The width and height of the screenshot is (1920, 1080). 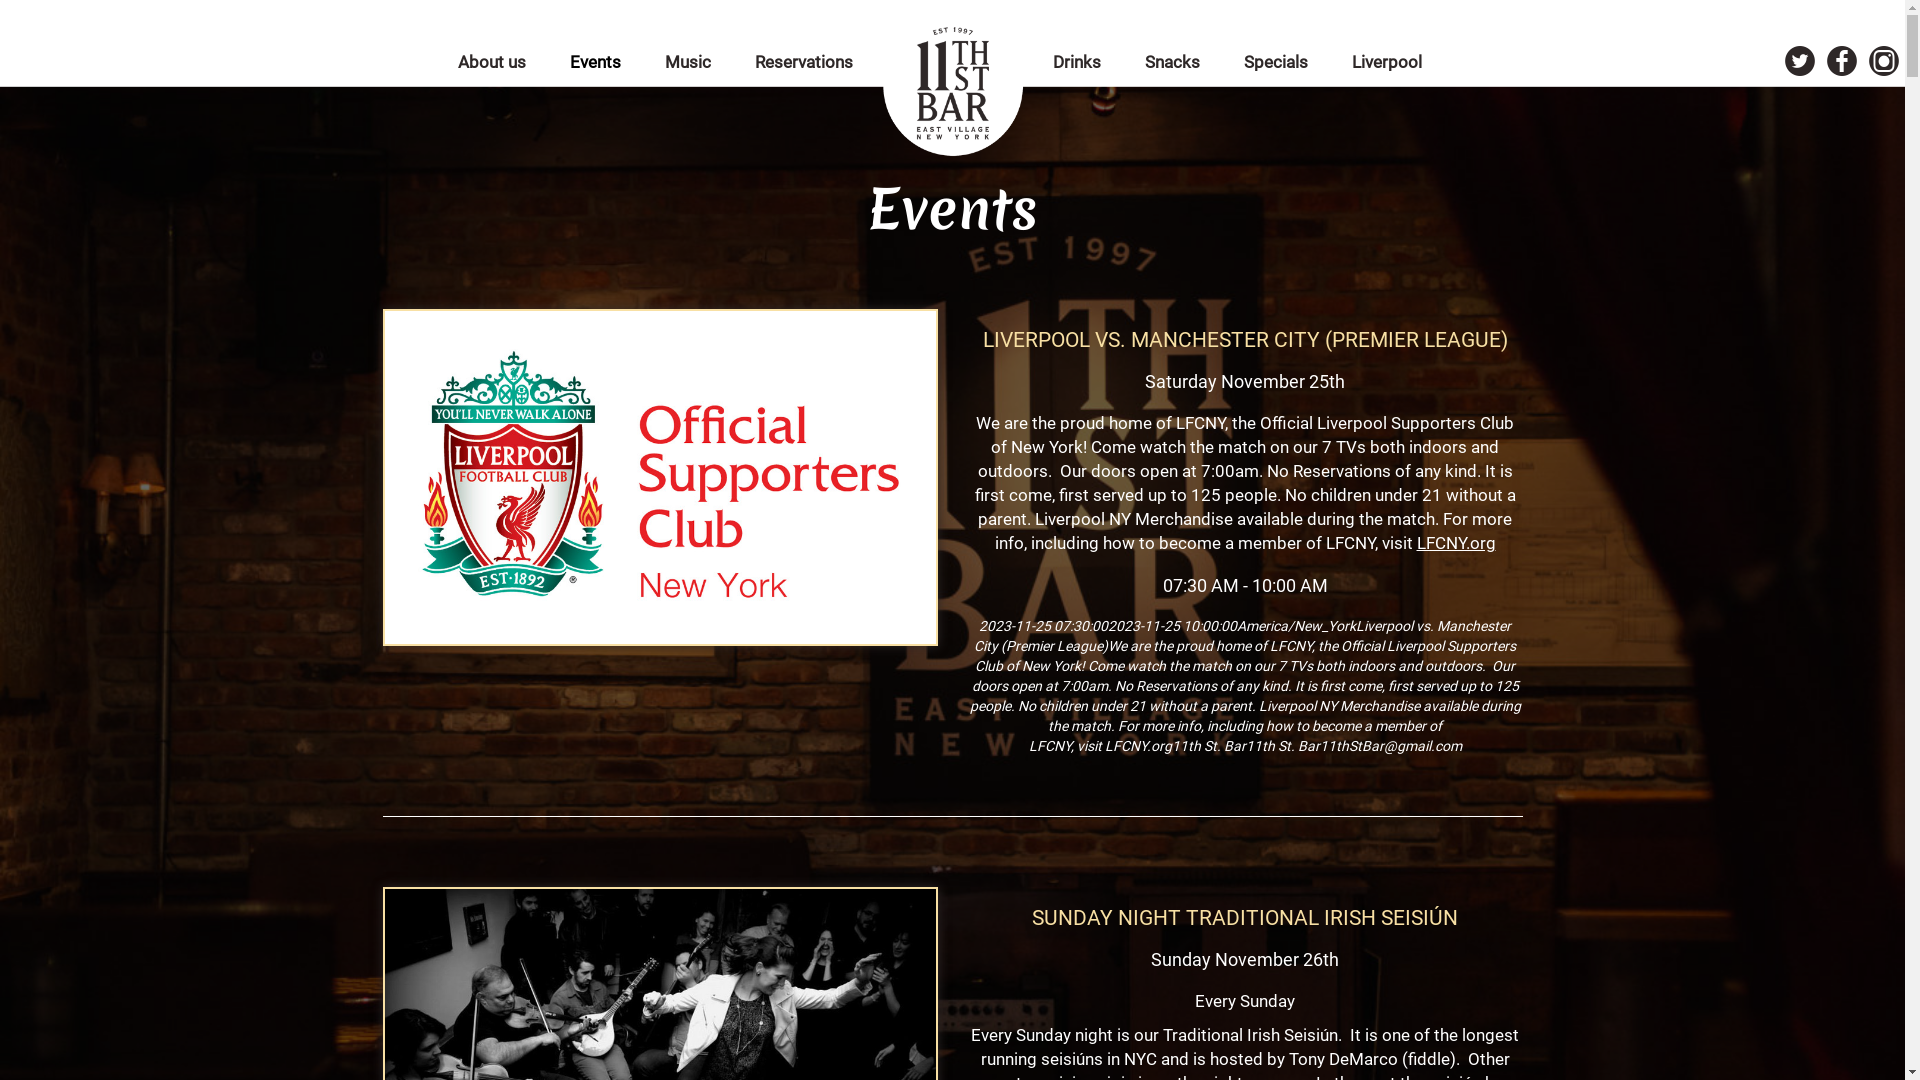 What do you see at coordinates (802, 60) in the screenshot?
I see `'Reservations'` at bounding box center [802, 60].